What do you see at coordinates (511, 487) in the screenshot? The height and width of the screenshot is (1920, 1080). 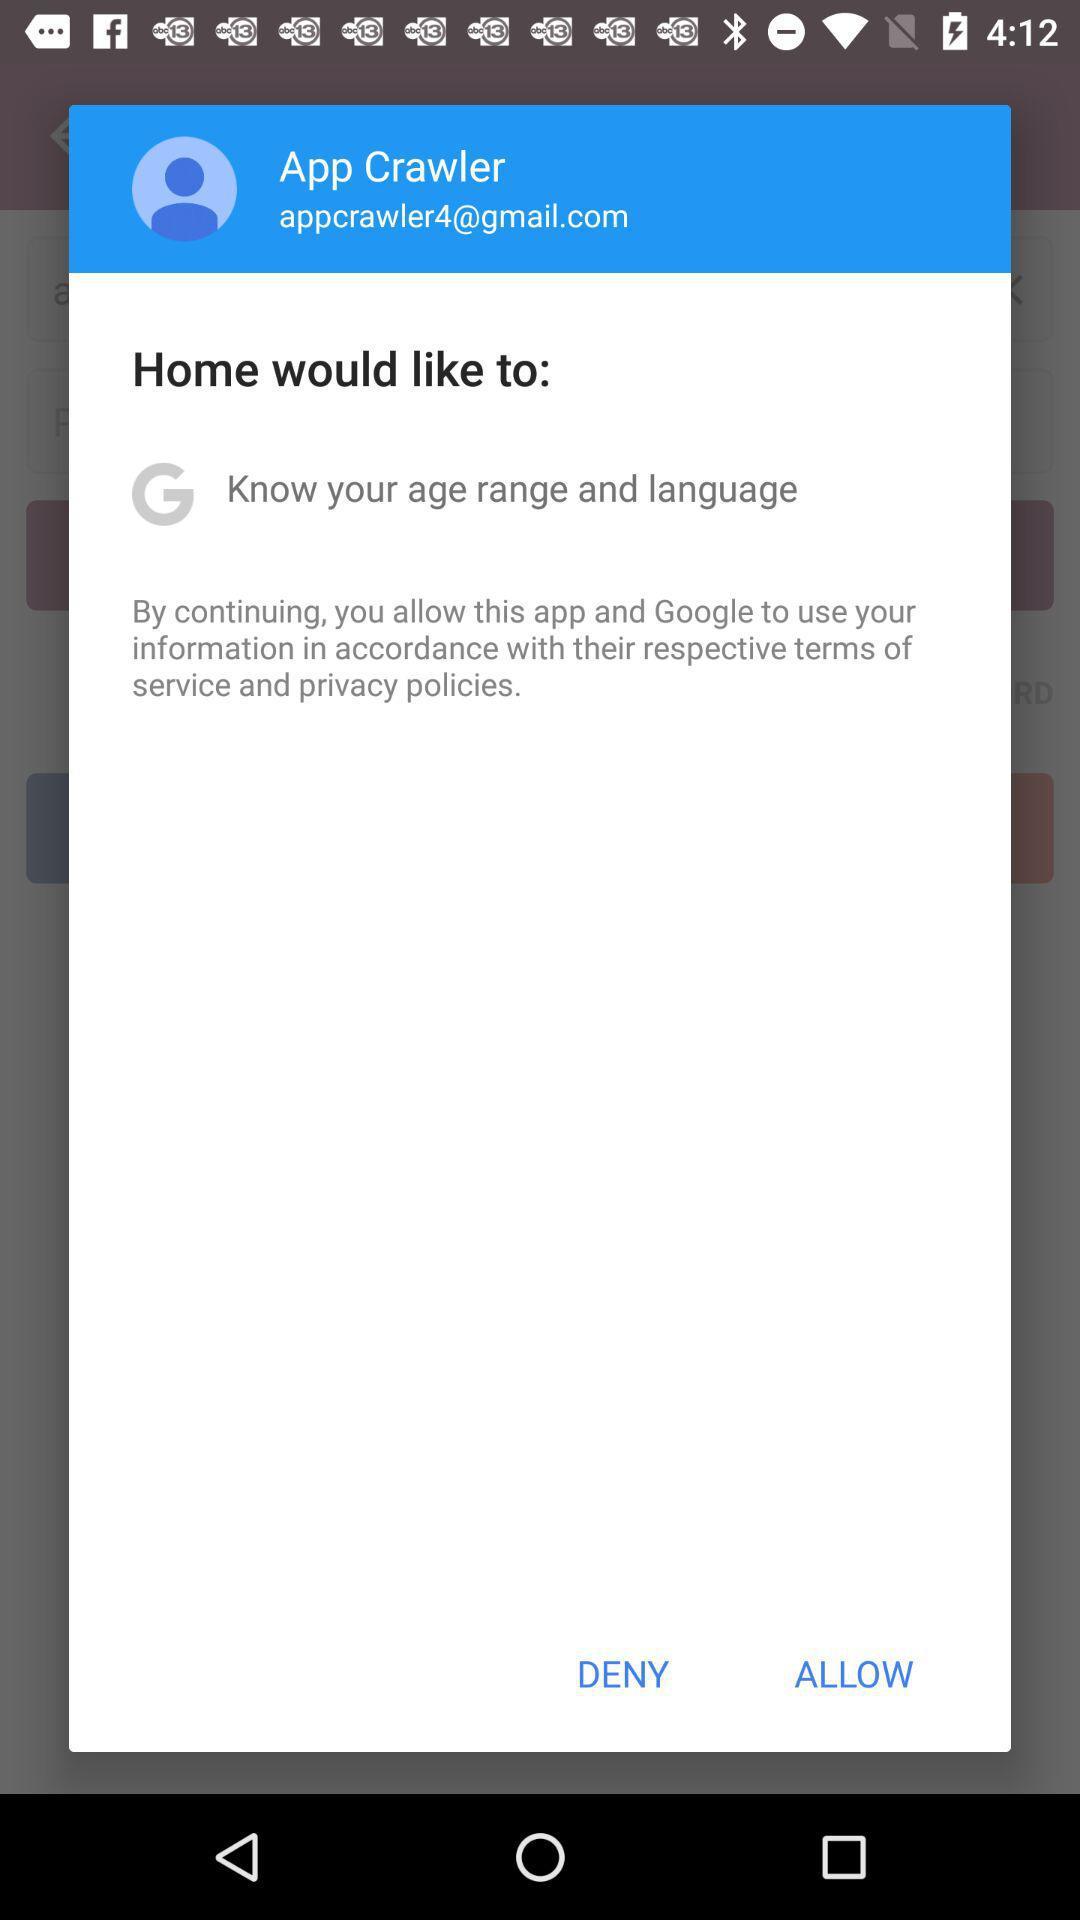 I see `icon above the by continuing you icon` at bounding box center [511, 487].